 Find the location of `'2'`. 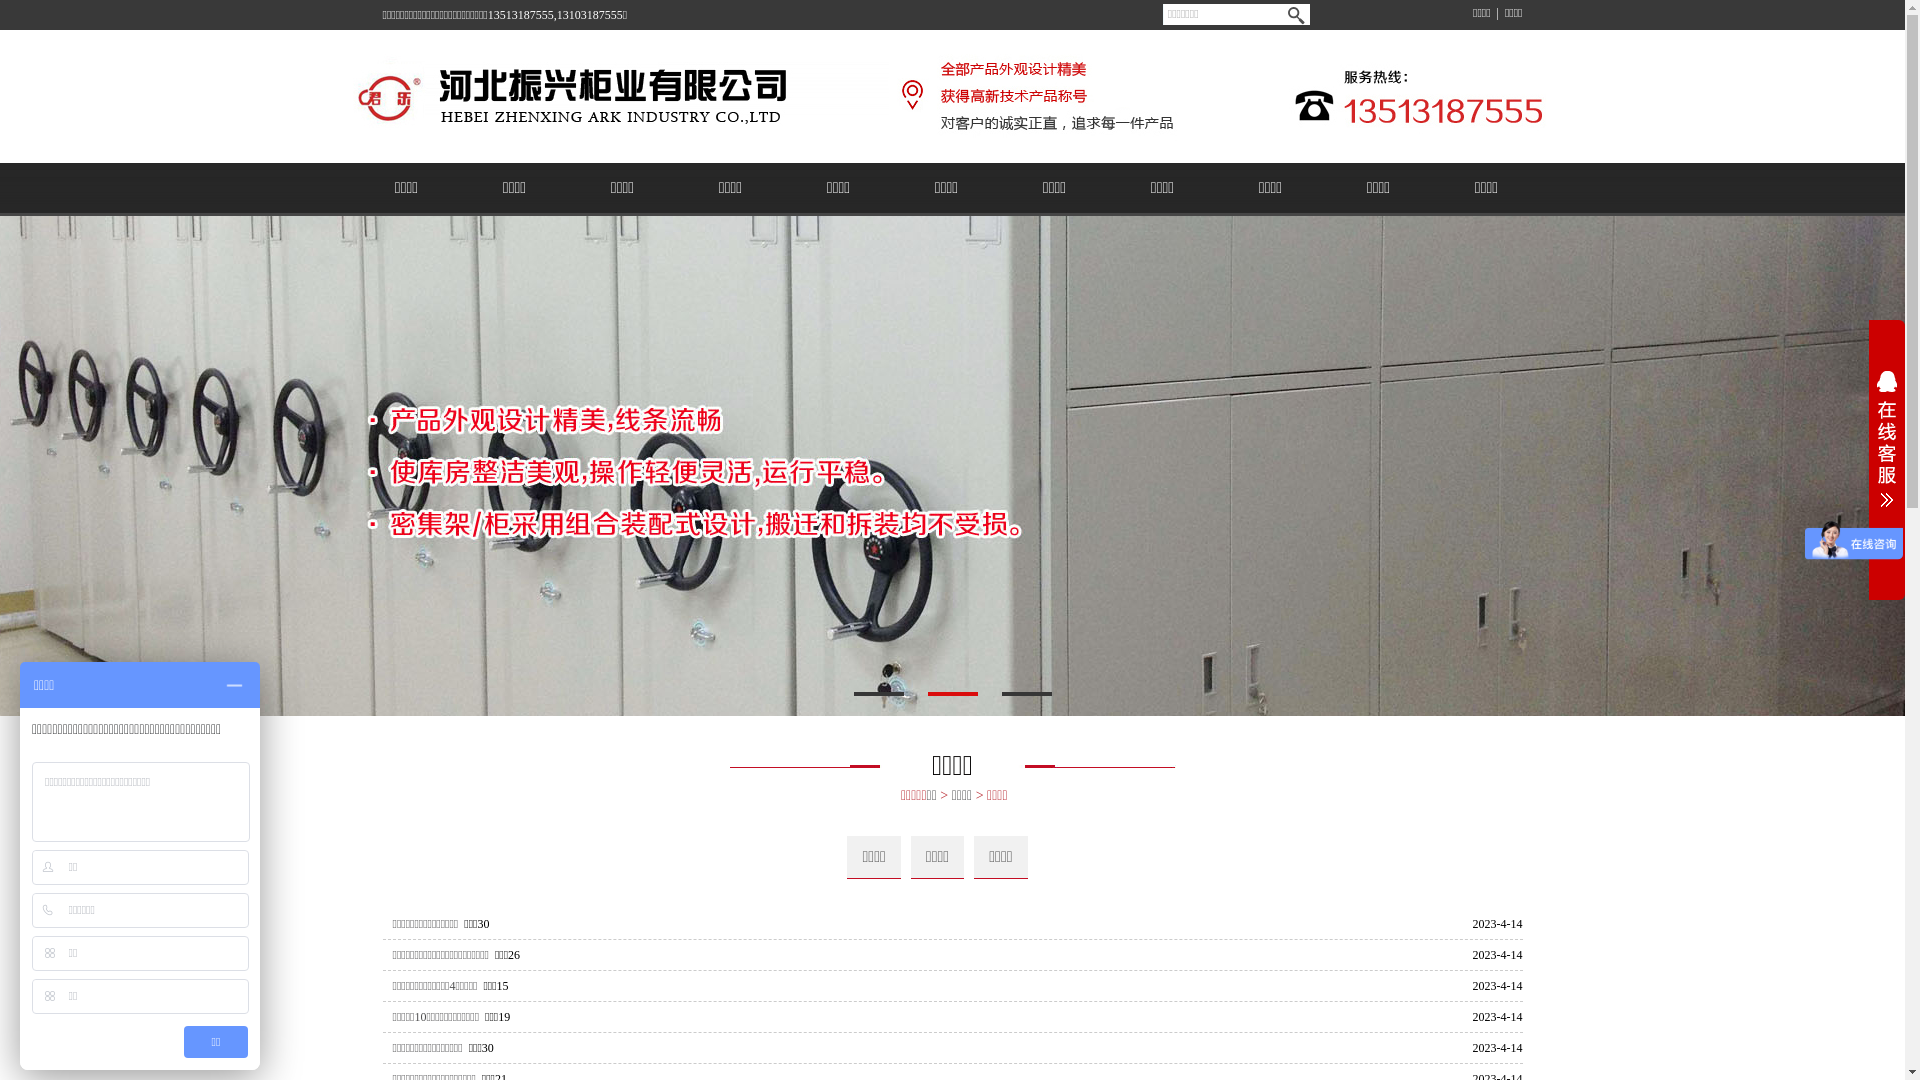

'2' is located at coordinates (926, 693).